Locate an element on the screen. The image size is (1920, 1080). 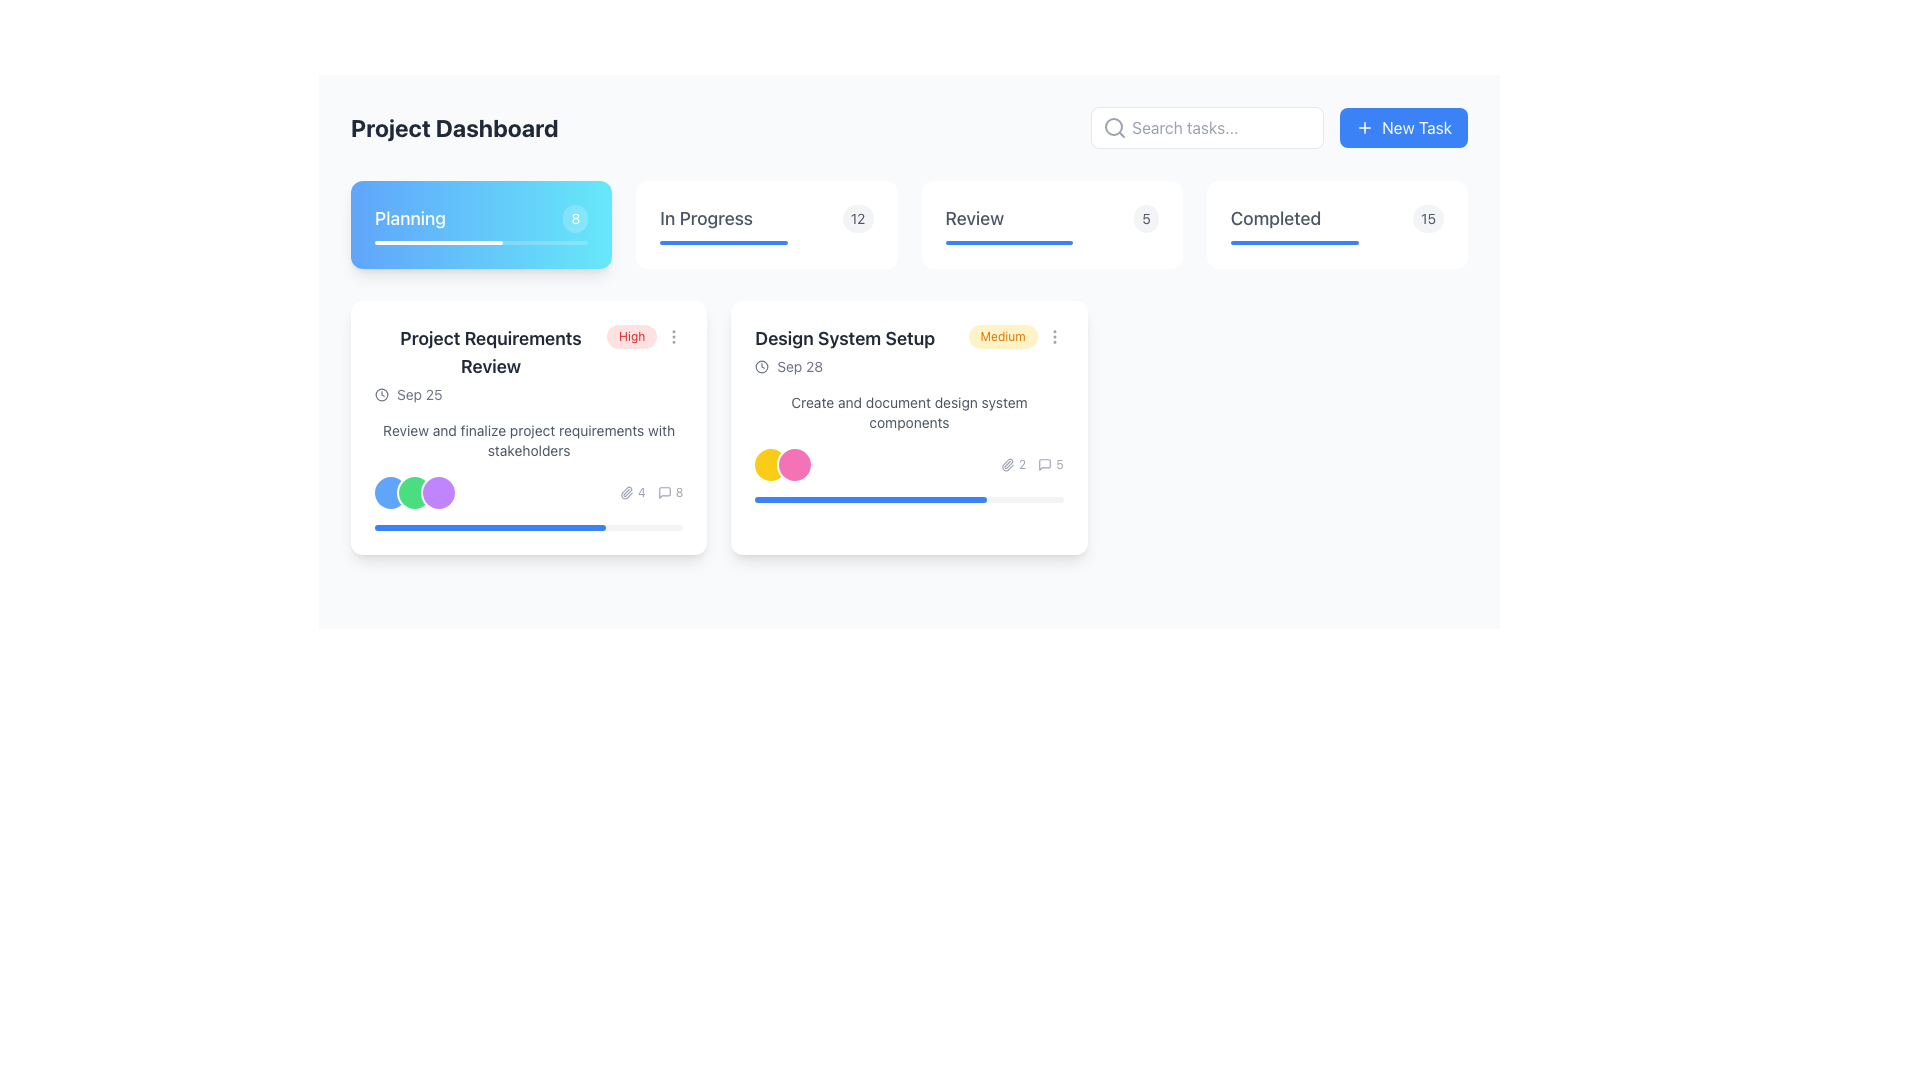
the circular shape representing the clock face in the SVG icon within the 'Project Requirements Review' card is located at coordinates (382, 394).